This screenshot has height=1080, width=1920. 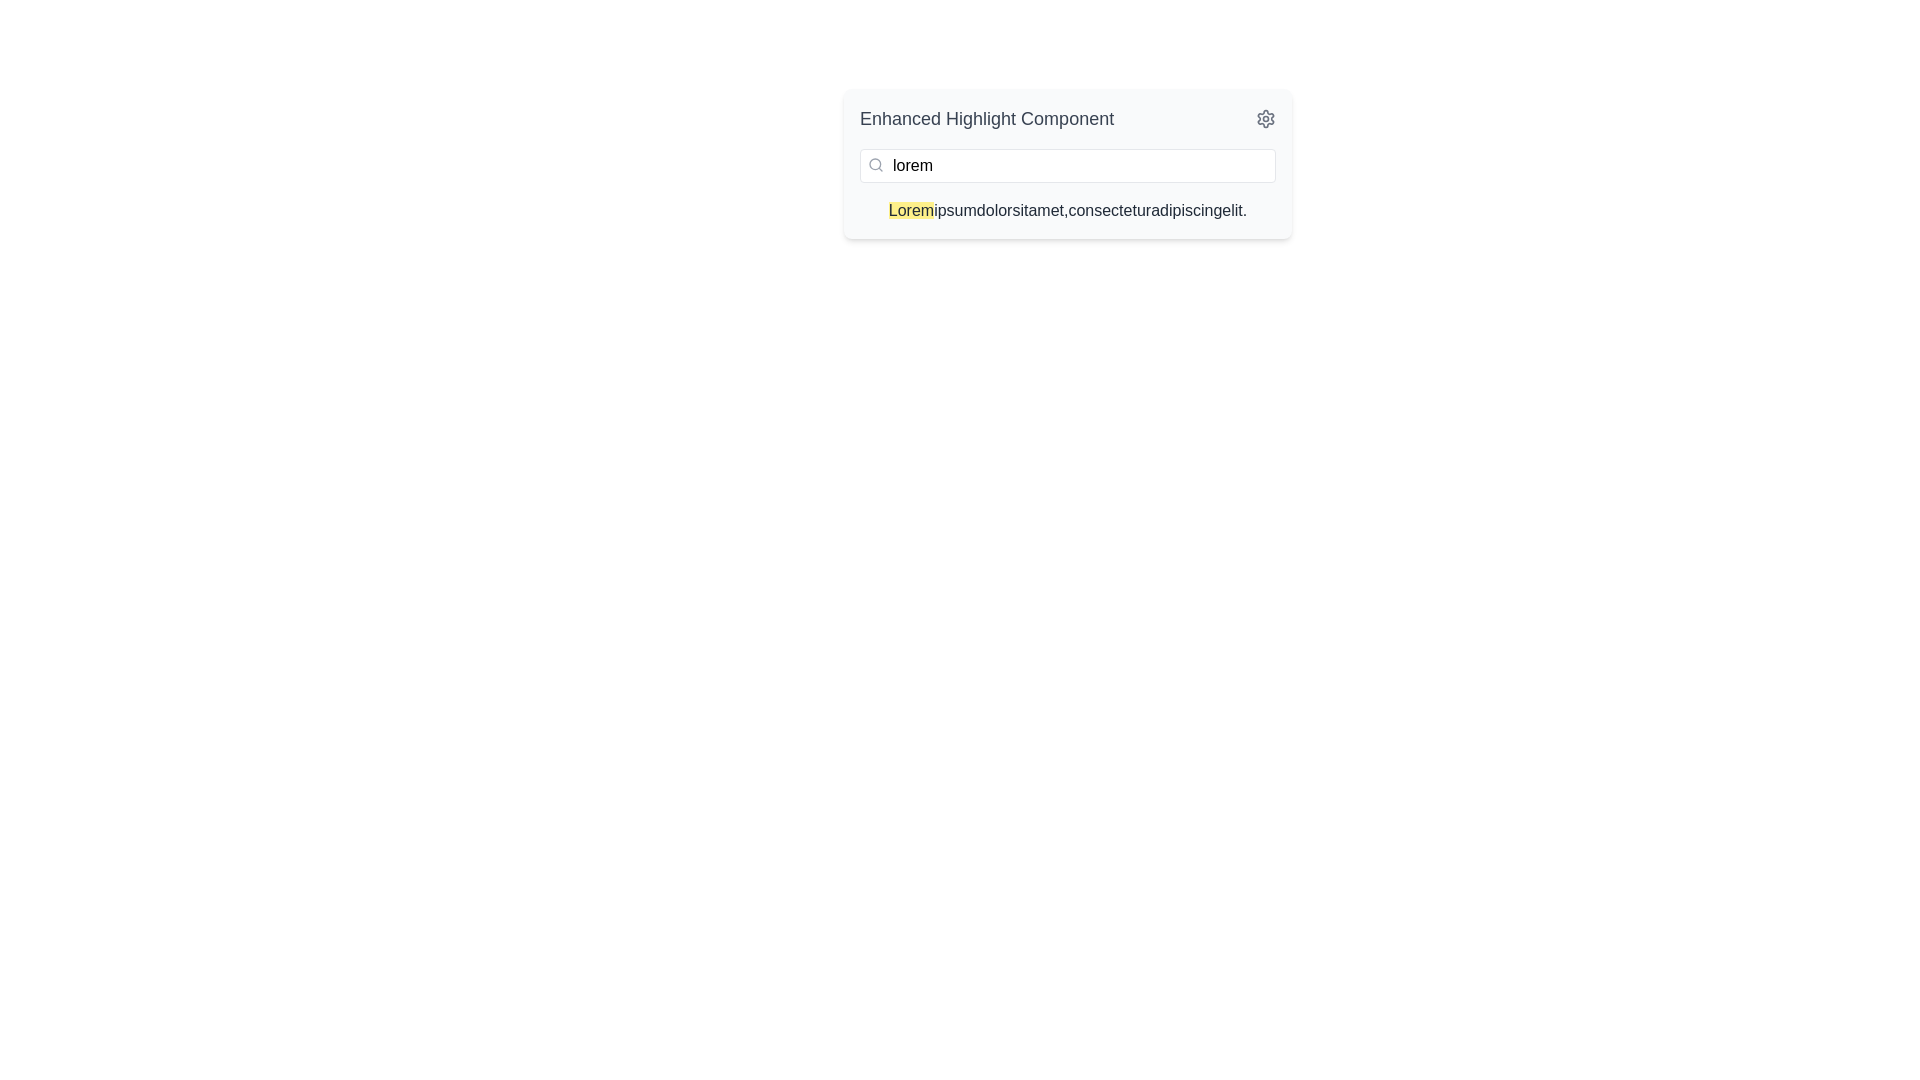 What do you see at coordinates (1067, 211) in the screenshot?
I see `the text block displaying 'Lorem ipsum dolor sit amet, consectetur adipiscing elit.' which is bold and dark-gray with 'Lorem' highlighted in yellow, located at the bottom of the 'Enhanced Highlight Component' card` at bounding box center [1067, 211].